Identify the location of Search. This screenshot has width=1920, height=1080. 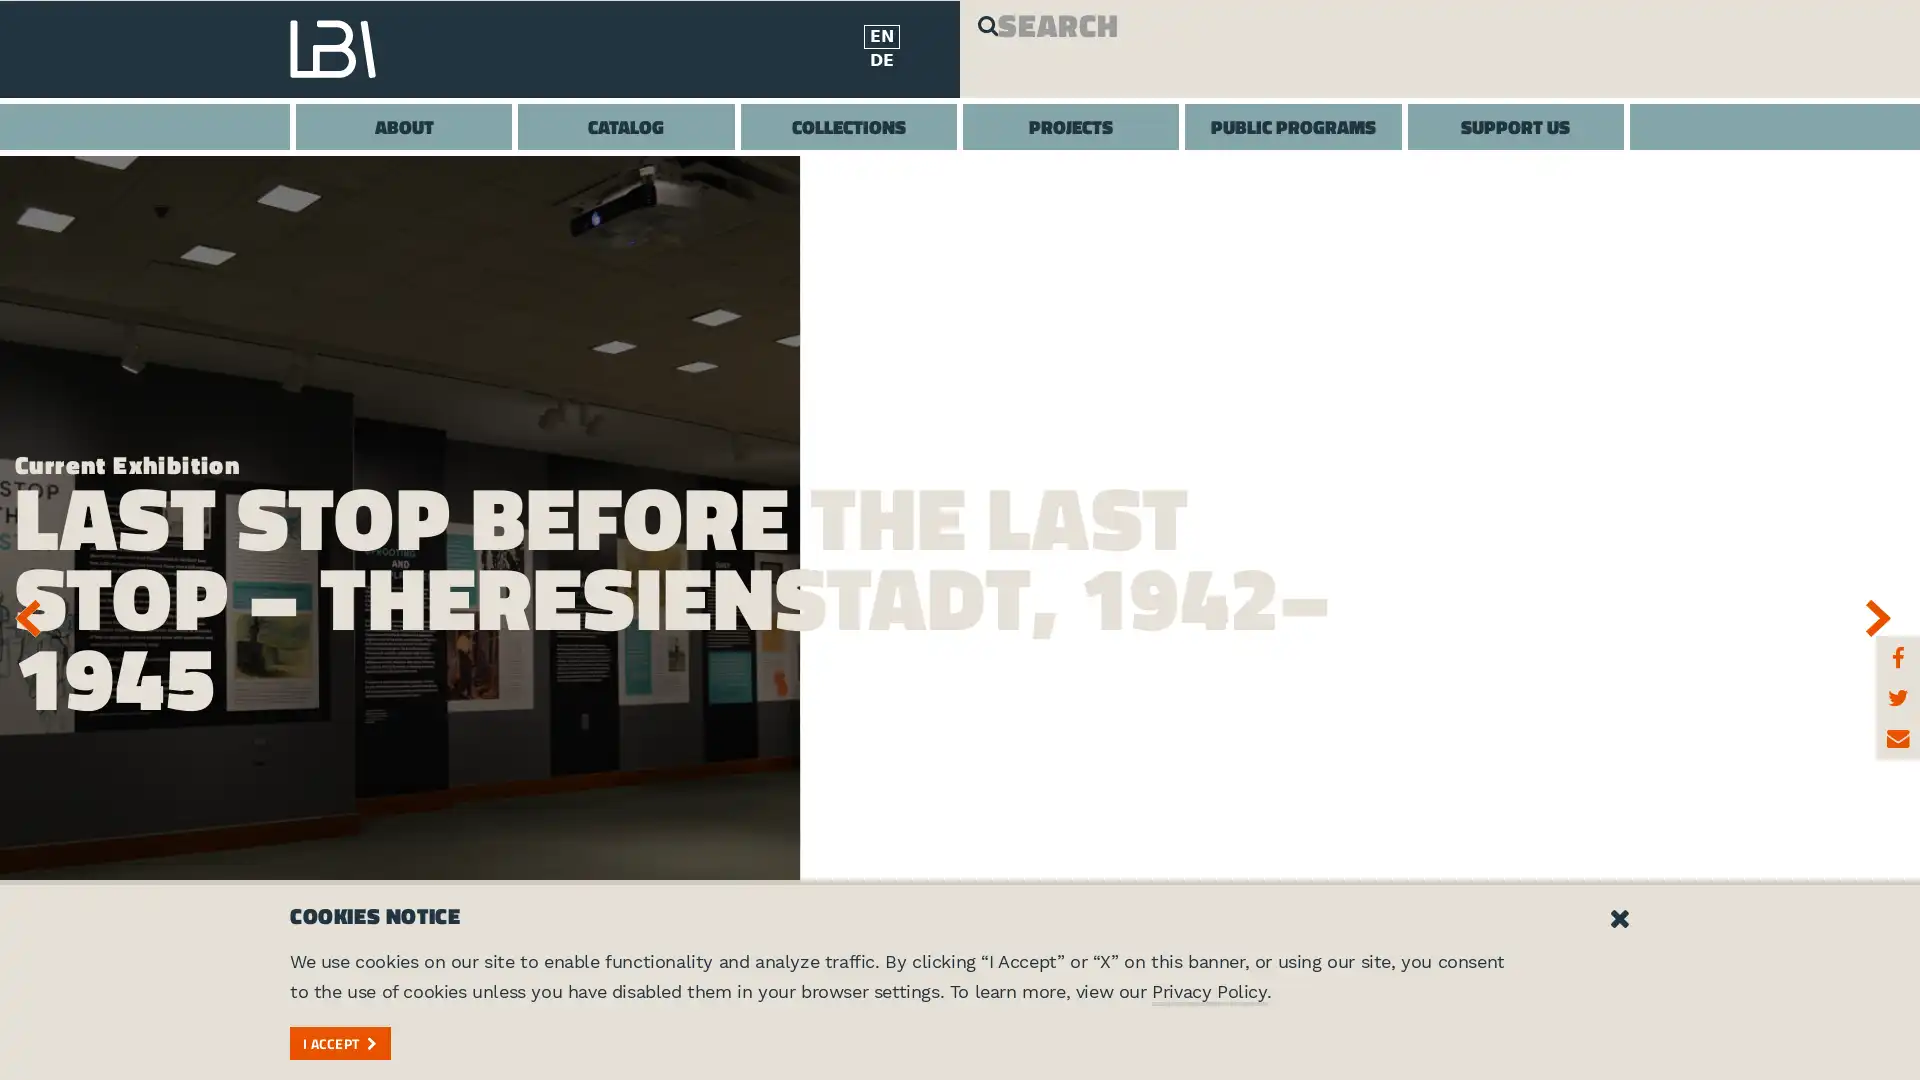
(1003, 49).